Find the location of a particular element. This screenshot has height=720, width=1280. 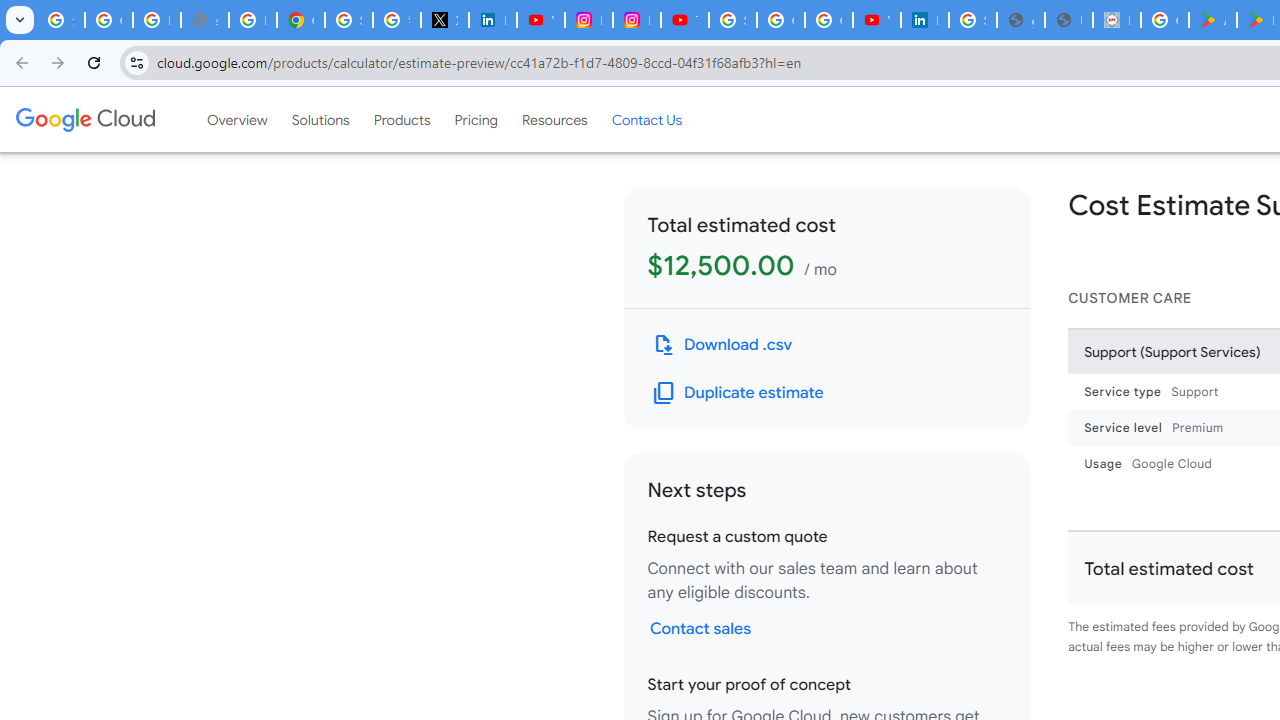

'YouTube Content Monetization Policies - How YouTube Works' is located at coordinates (540, 20).